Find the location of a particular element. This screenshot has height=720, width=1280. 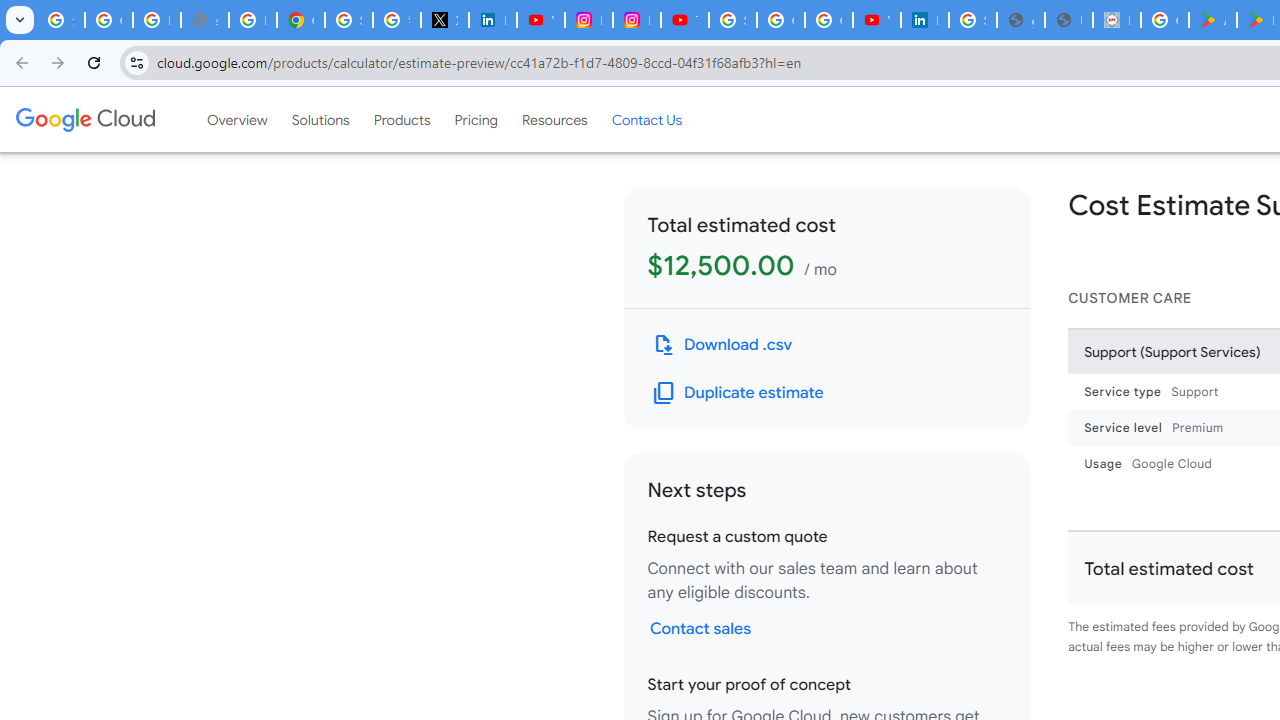

'YouTube Content Monetization Policies - How YouTube Works' is located at coordinates (540, 20).